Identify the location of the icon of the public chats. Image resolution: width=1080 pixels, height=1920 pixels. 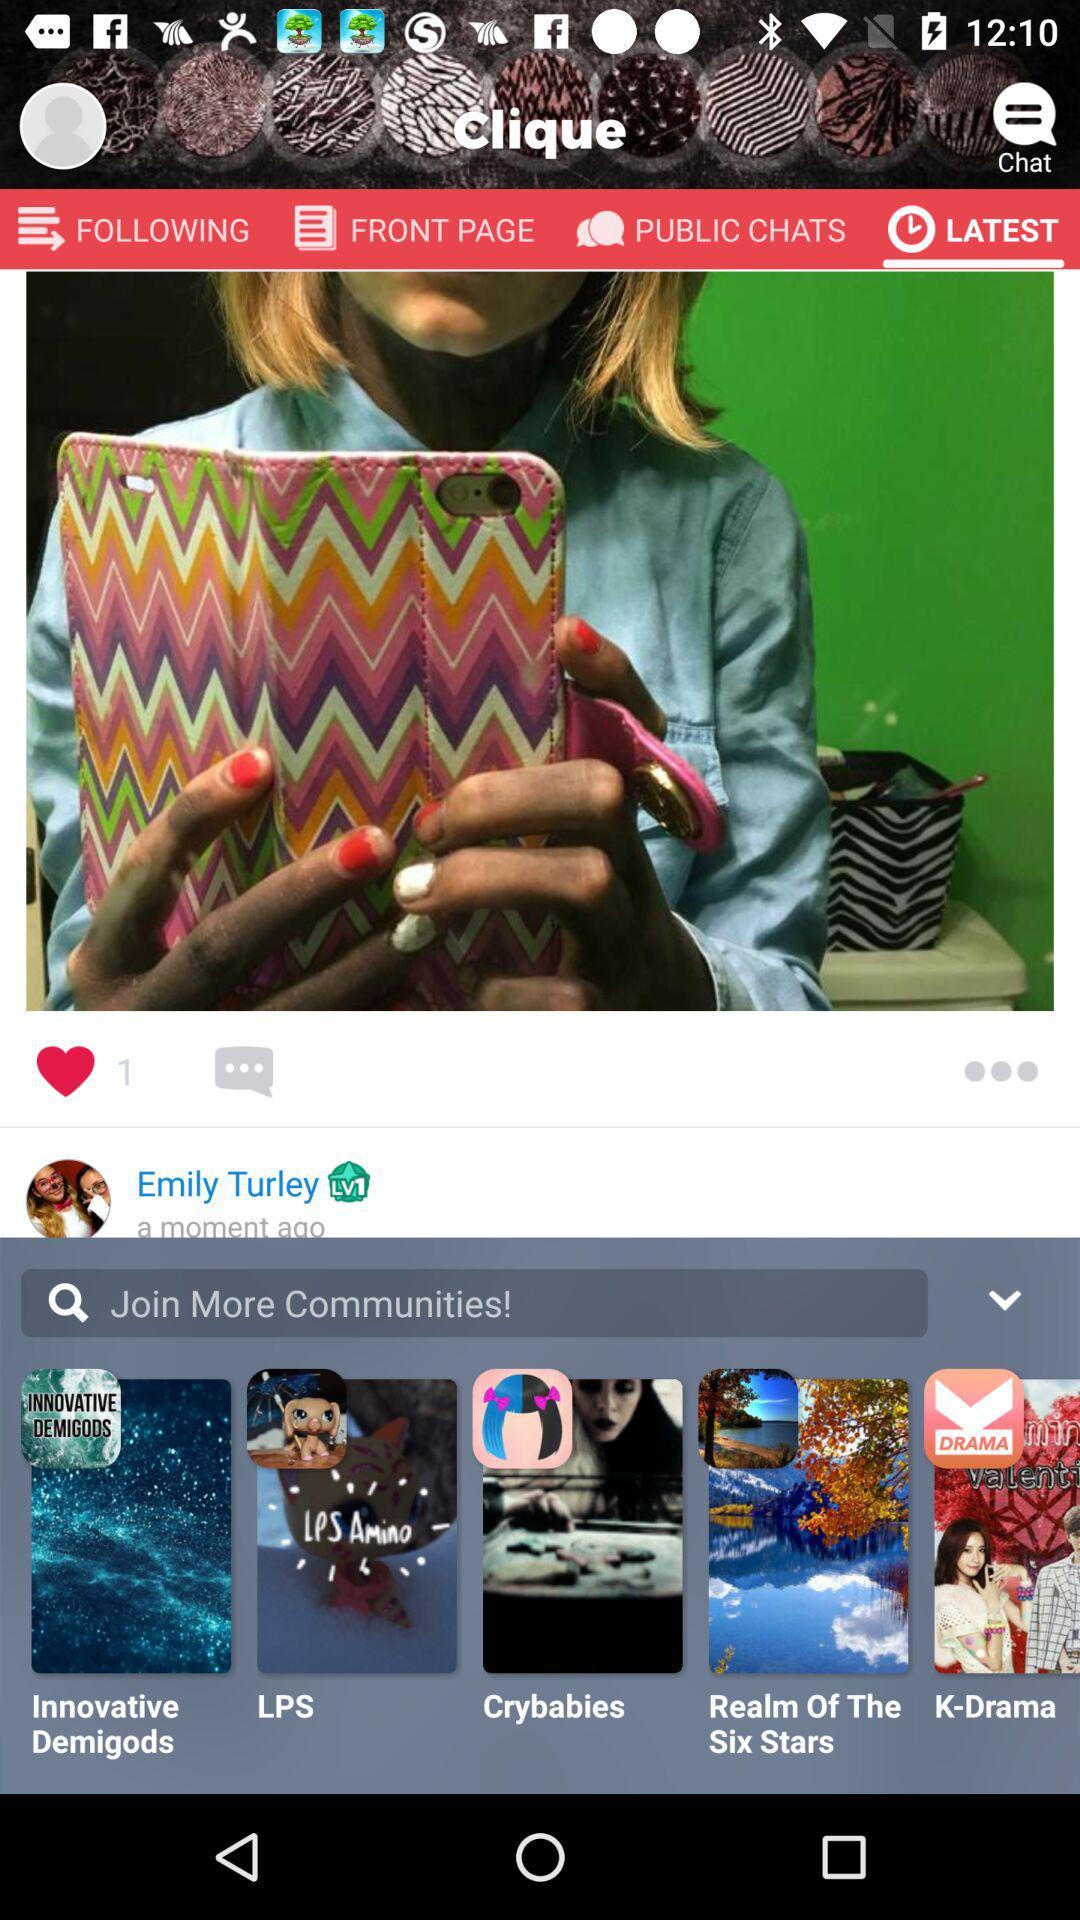
(599, 229).